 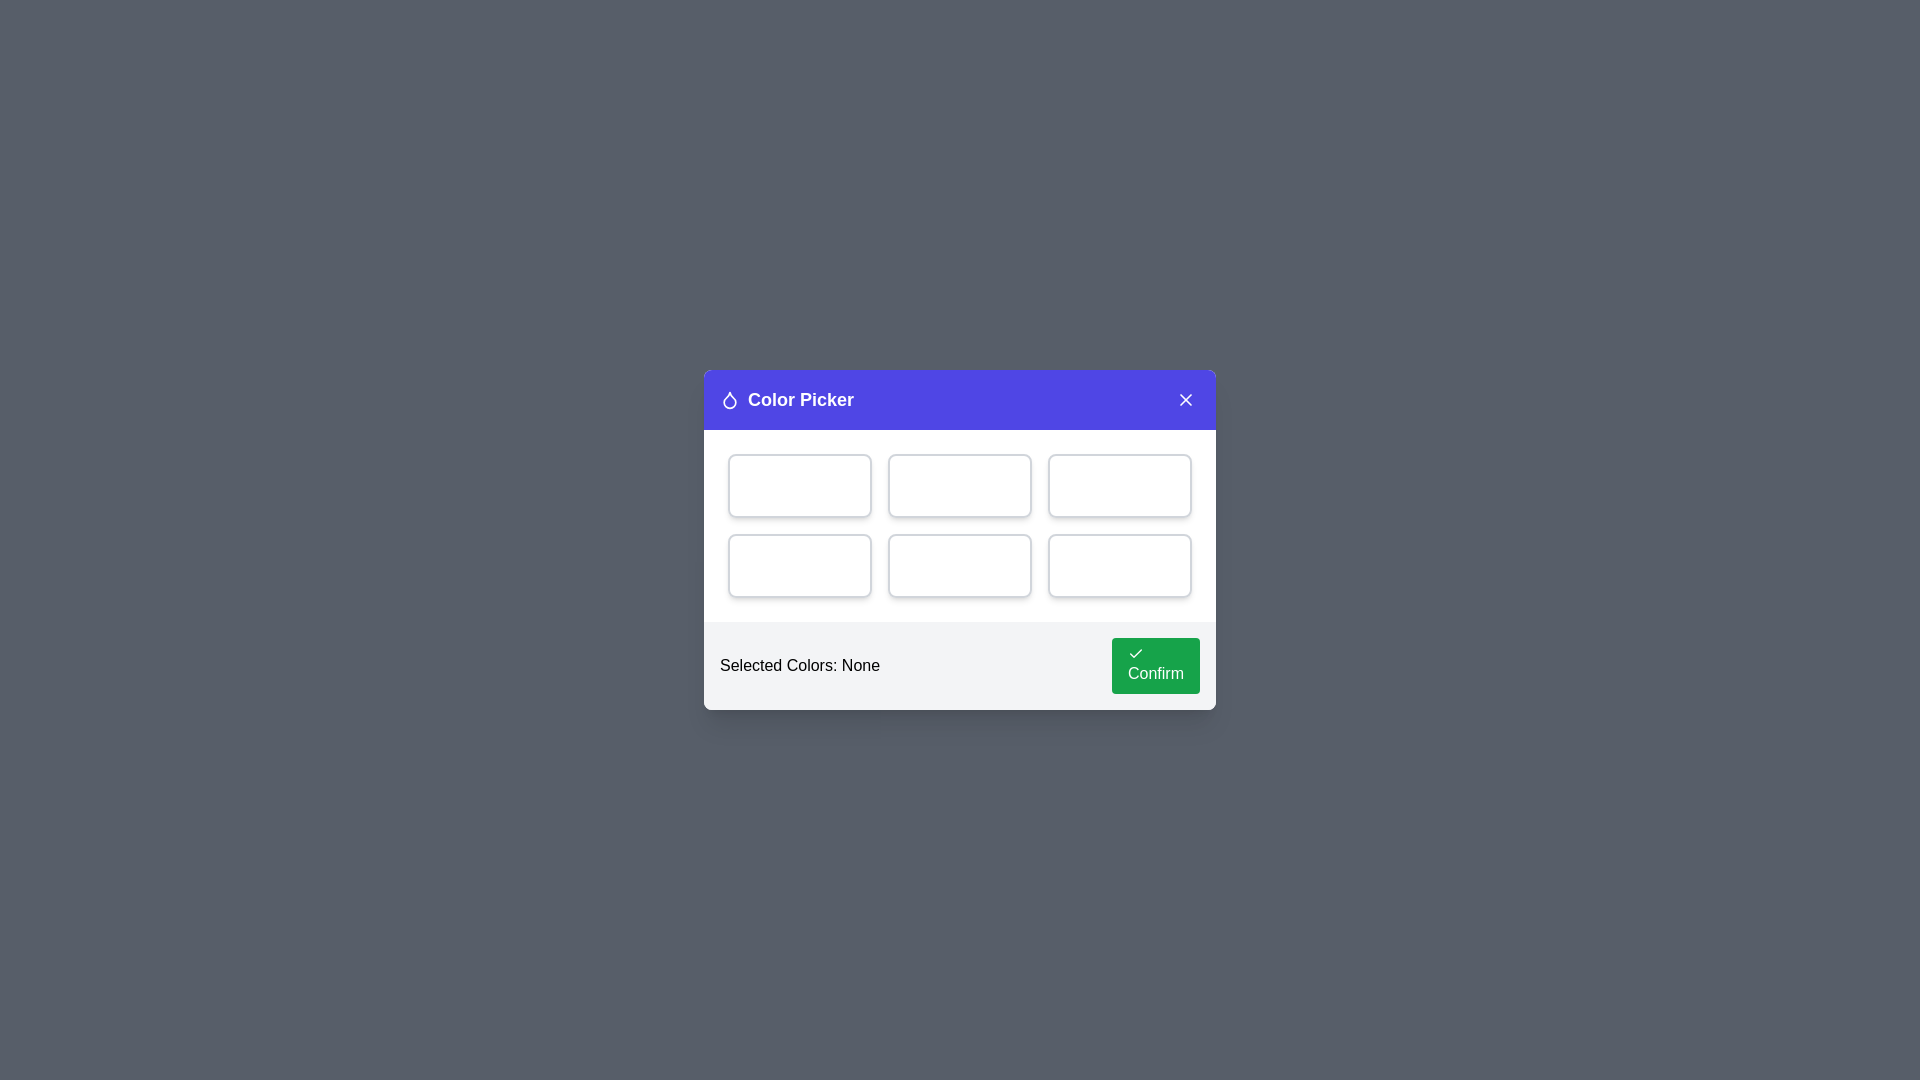 What do you see at coordinates (1156, 666) in the screenshot?
I see `the 'Confirm' button to confirm the selected colors` at bounding box center [1156, 666].